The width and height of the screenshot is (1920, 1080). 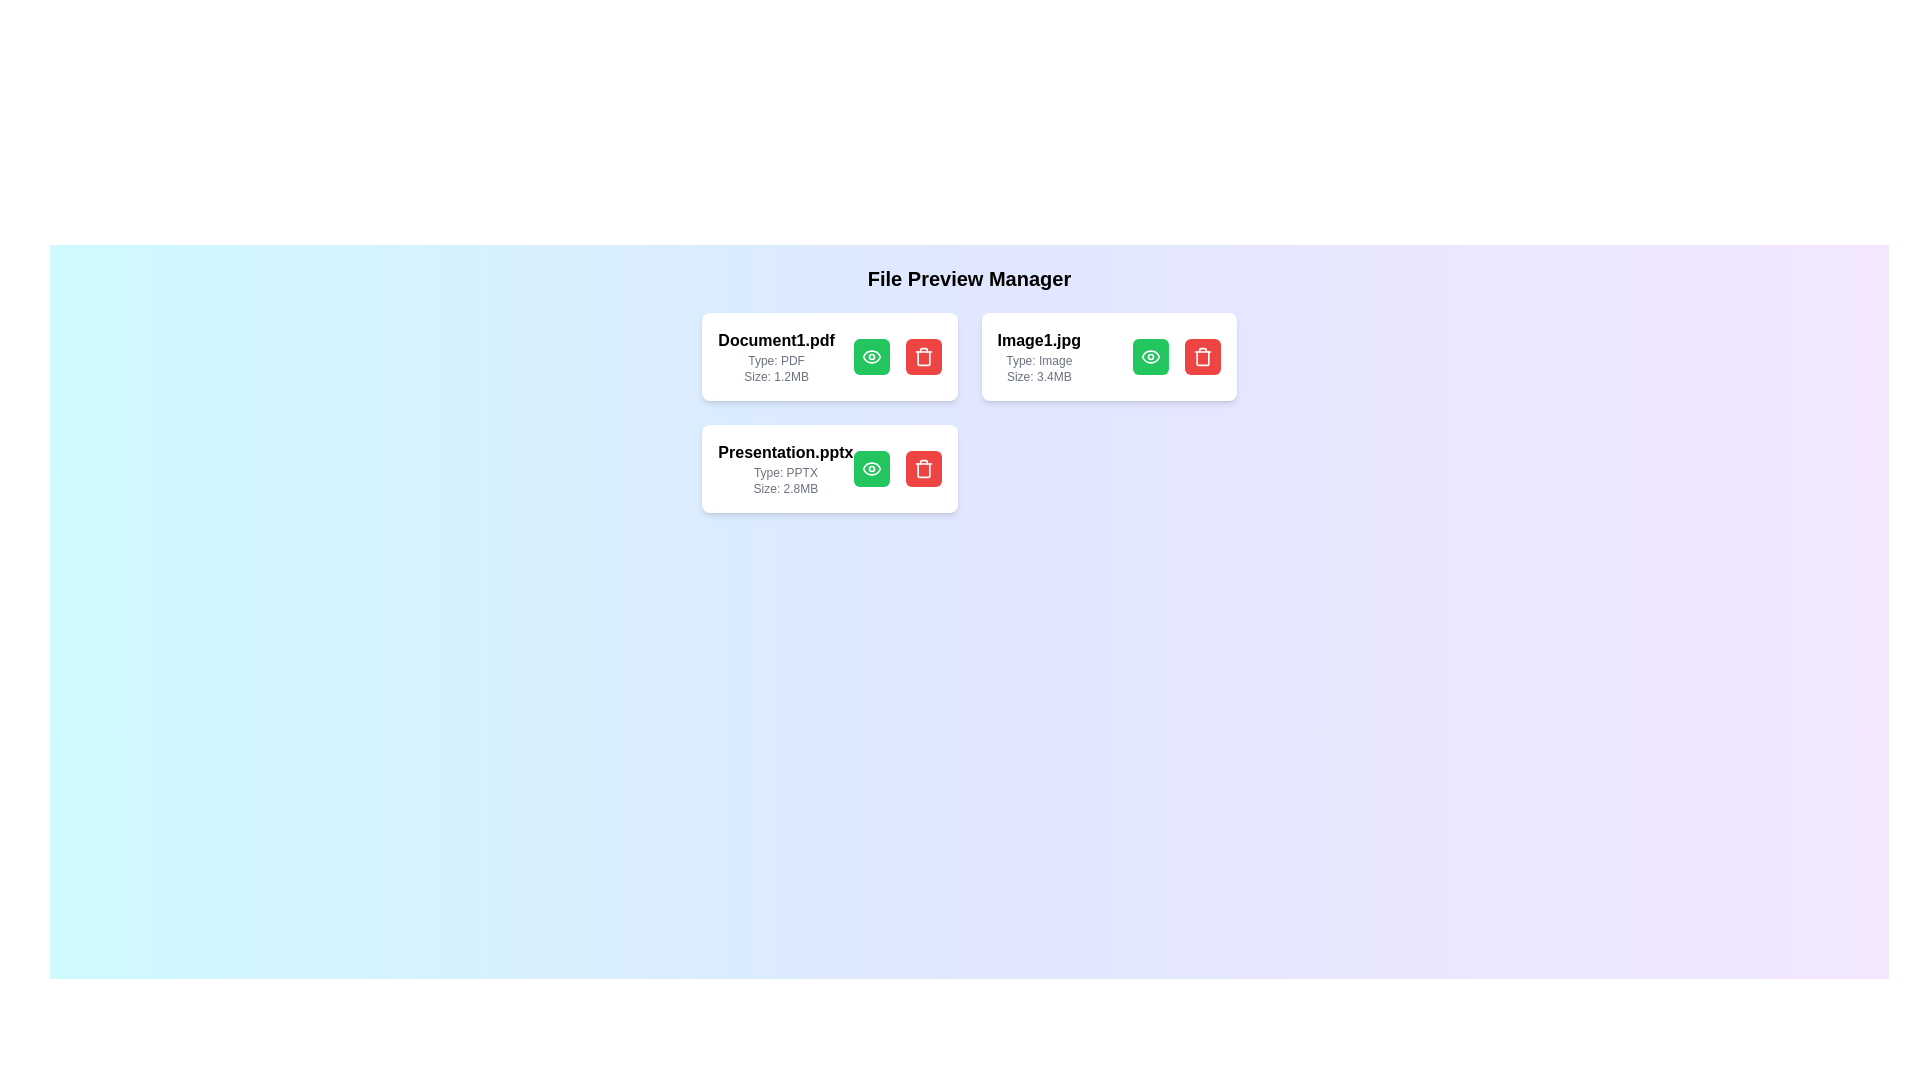 What do you see at coordinates (775, 339) in the screenshot?
I see `text displayed in the label that identifies the name of a file for preview, positioned above the 'Type: PDF' and 'Size: 1.2MB' lines of text` at bounding box center [775, 339].